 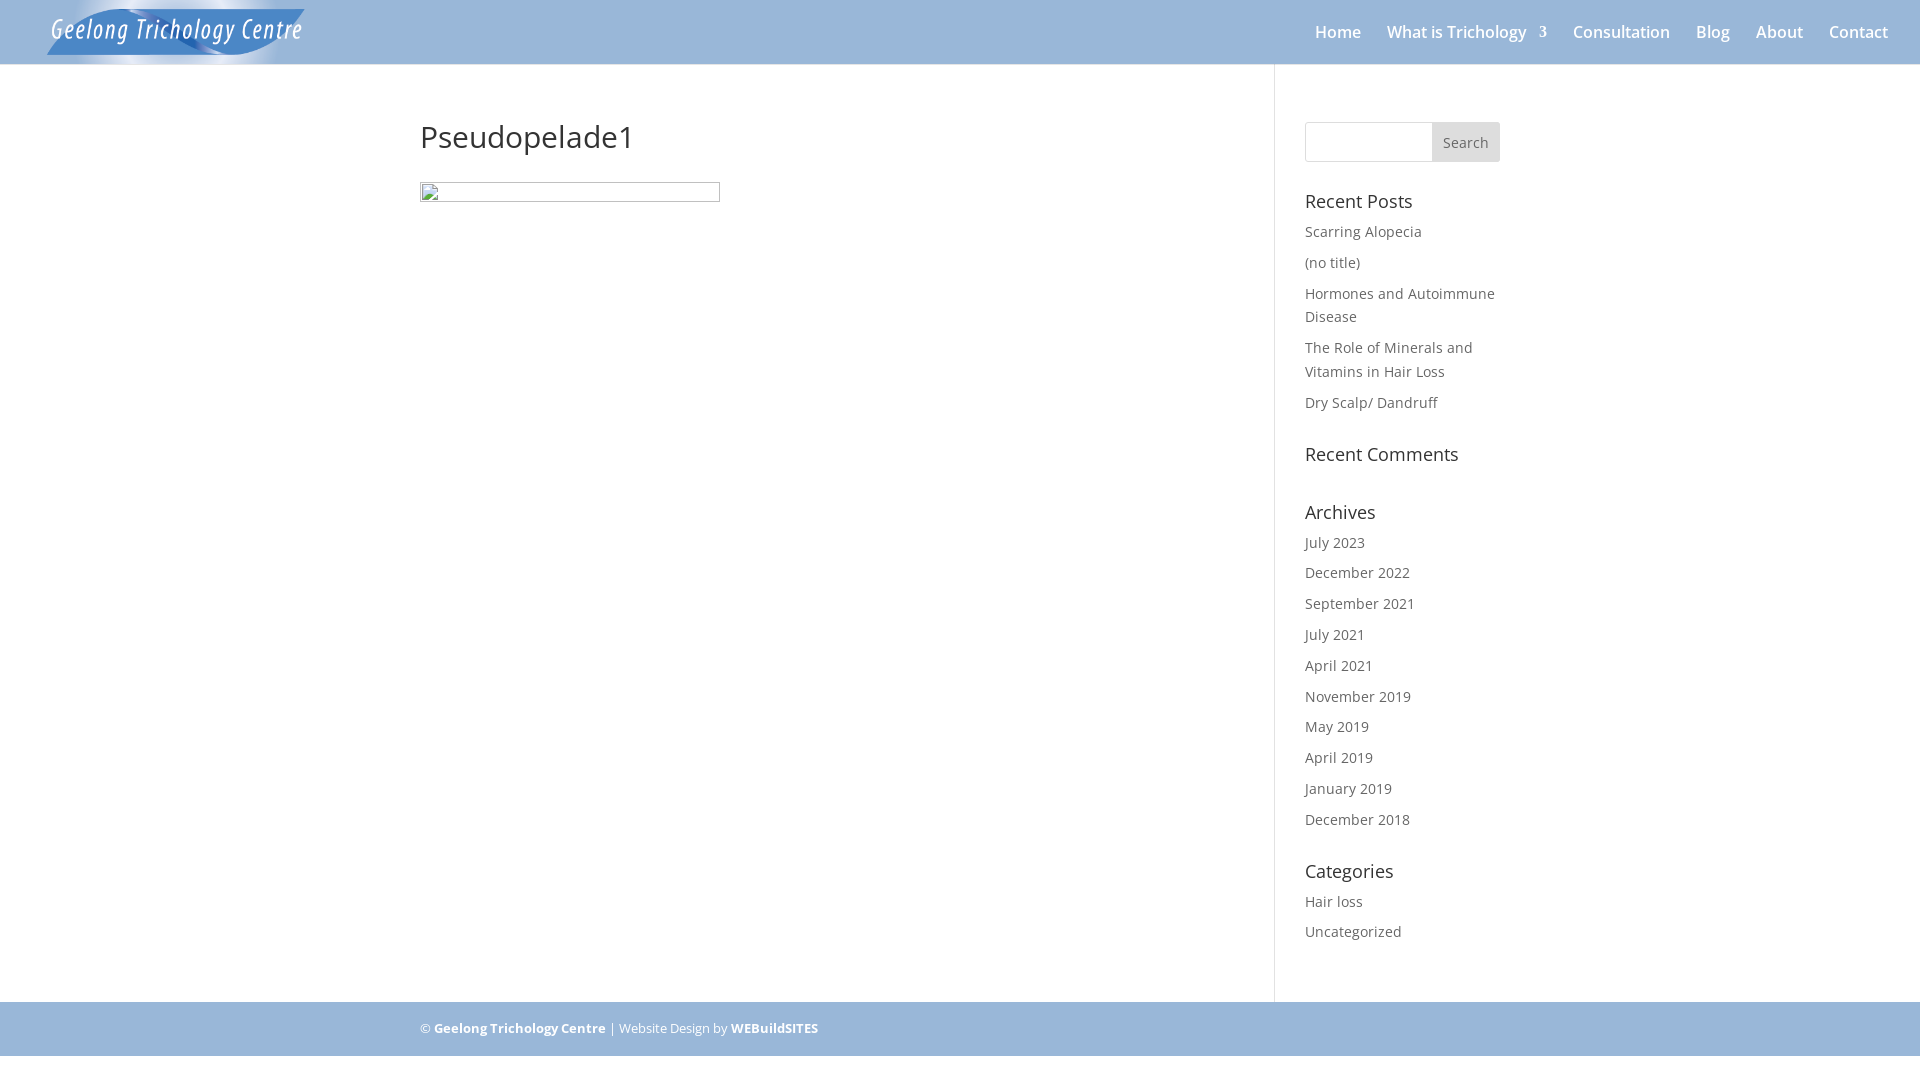 I want to click on 'Search', so click(x=1430, y=141).